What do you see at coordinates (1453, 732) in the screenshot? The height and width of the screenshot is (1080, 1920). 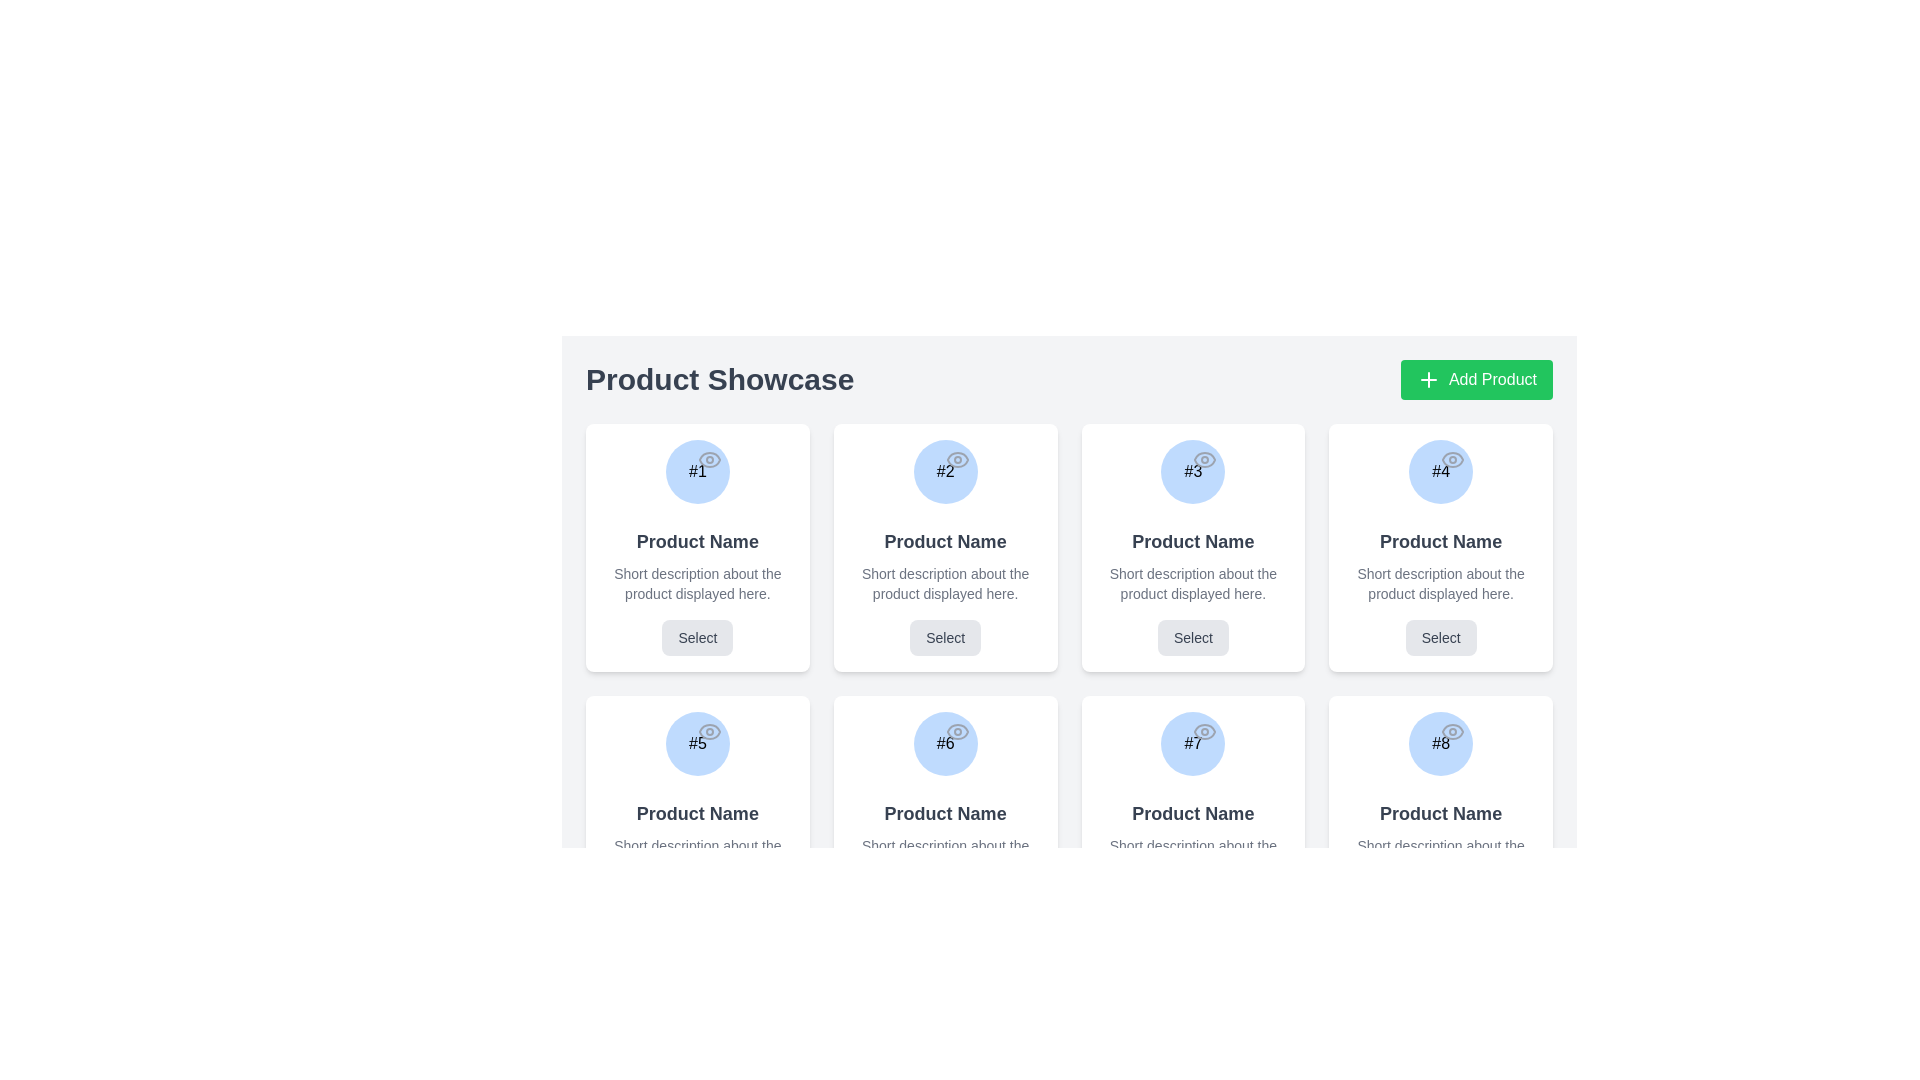 I see `the eye icon located in the top-right corner of product card '#8', which features a circular number indicator and visible text` at bounding box center [1453, 732].